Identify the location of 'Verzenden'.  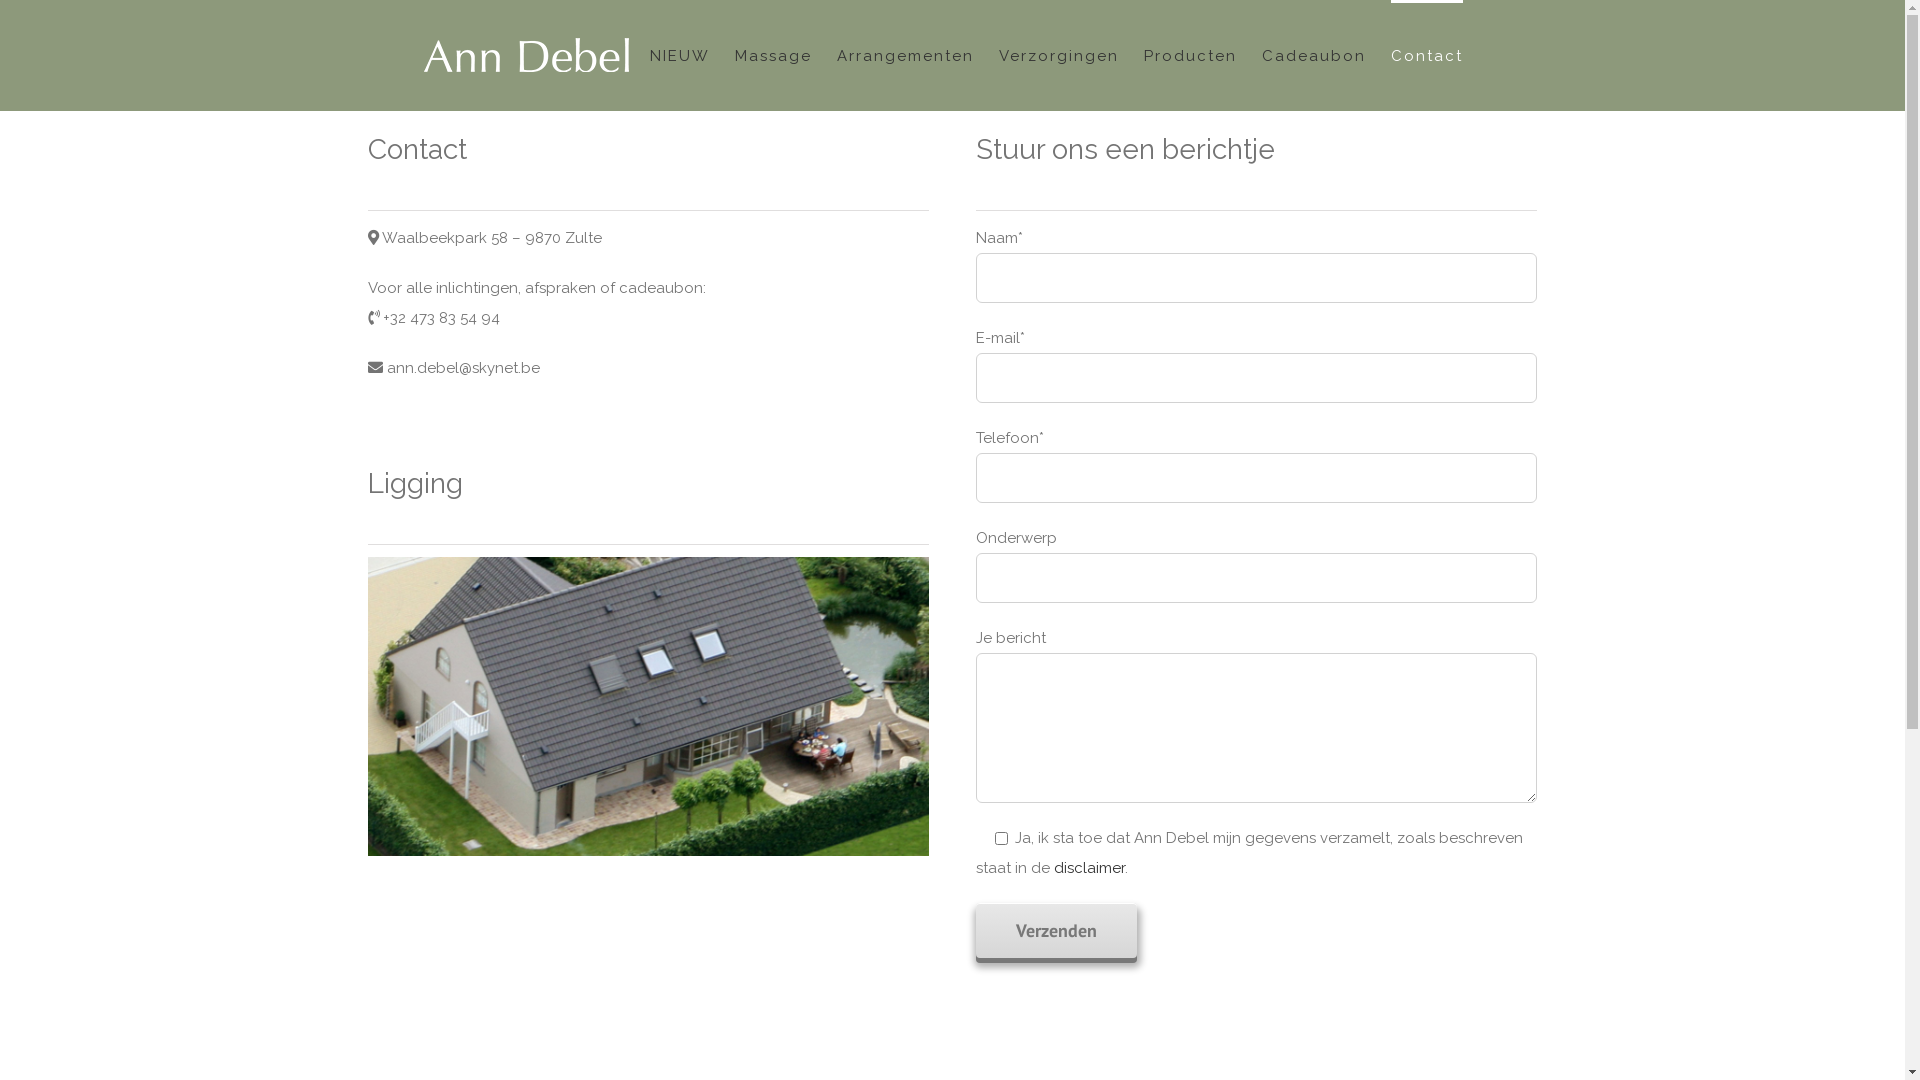
(975, 930).